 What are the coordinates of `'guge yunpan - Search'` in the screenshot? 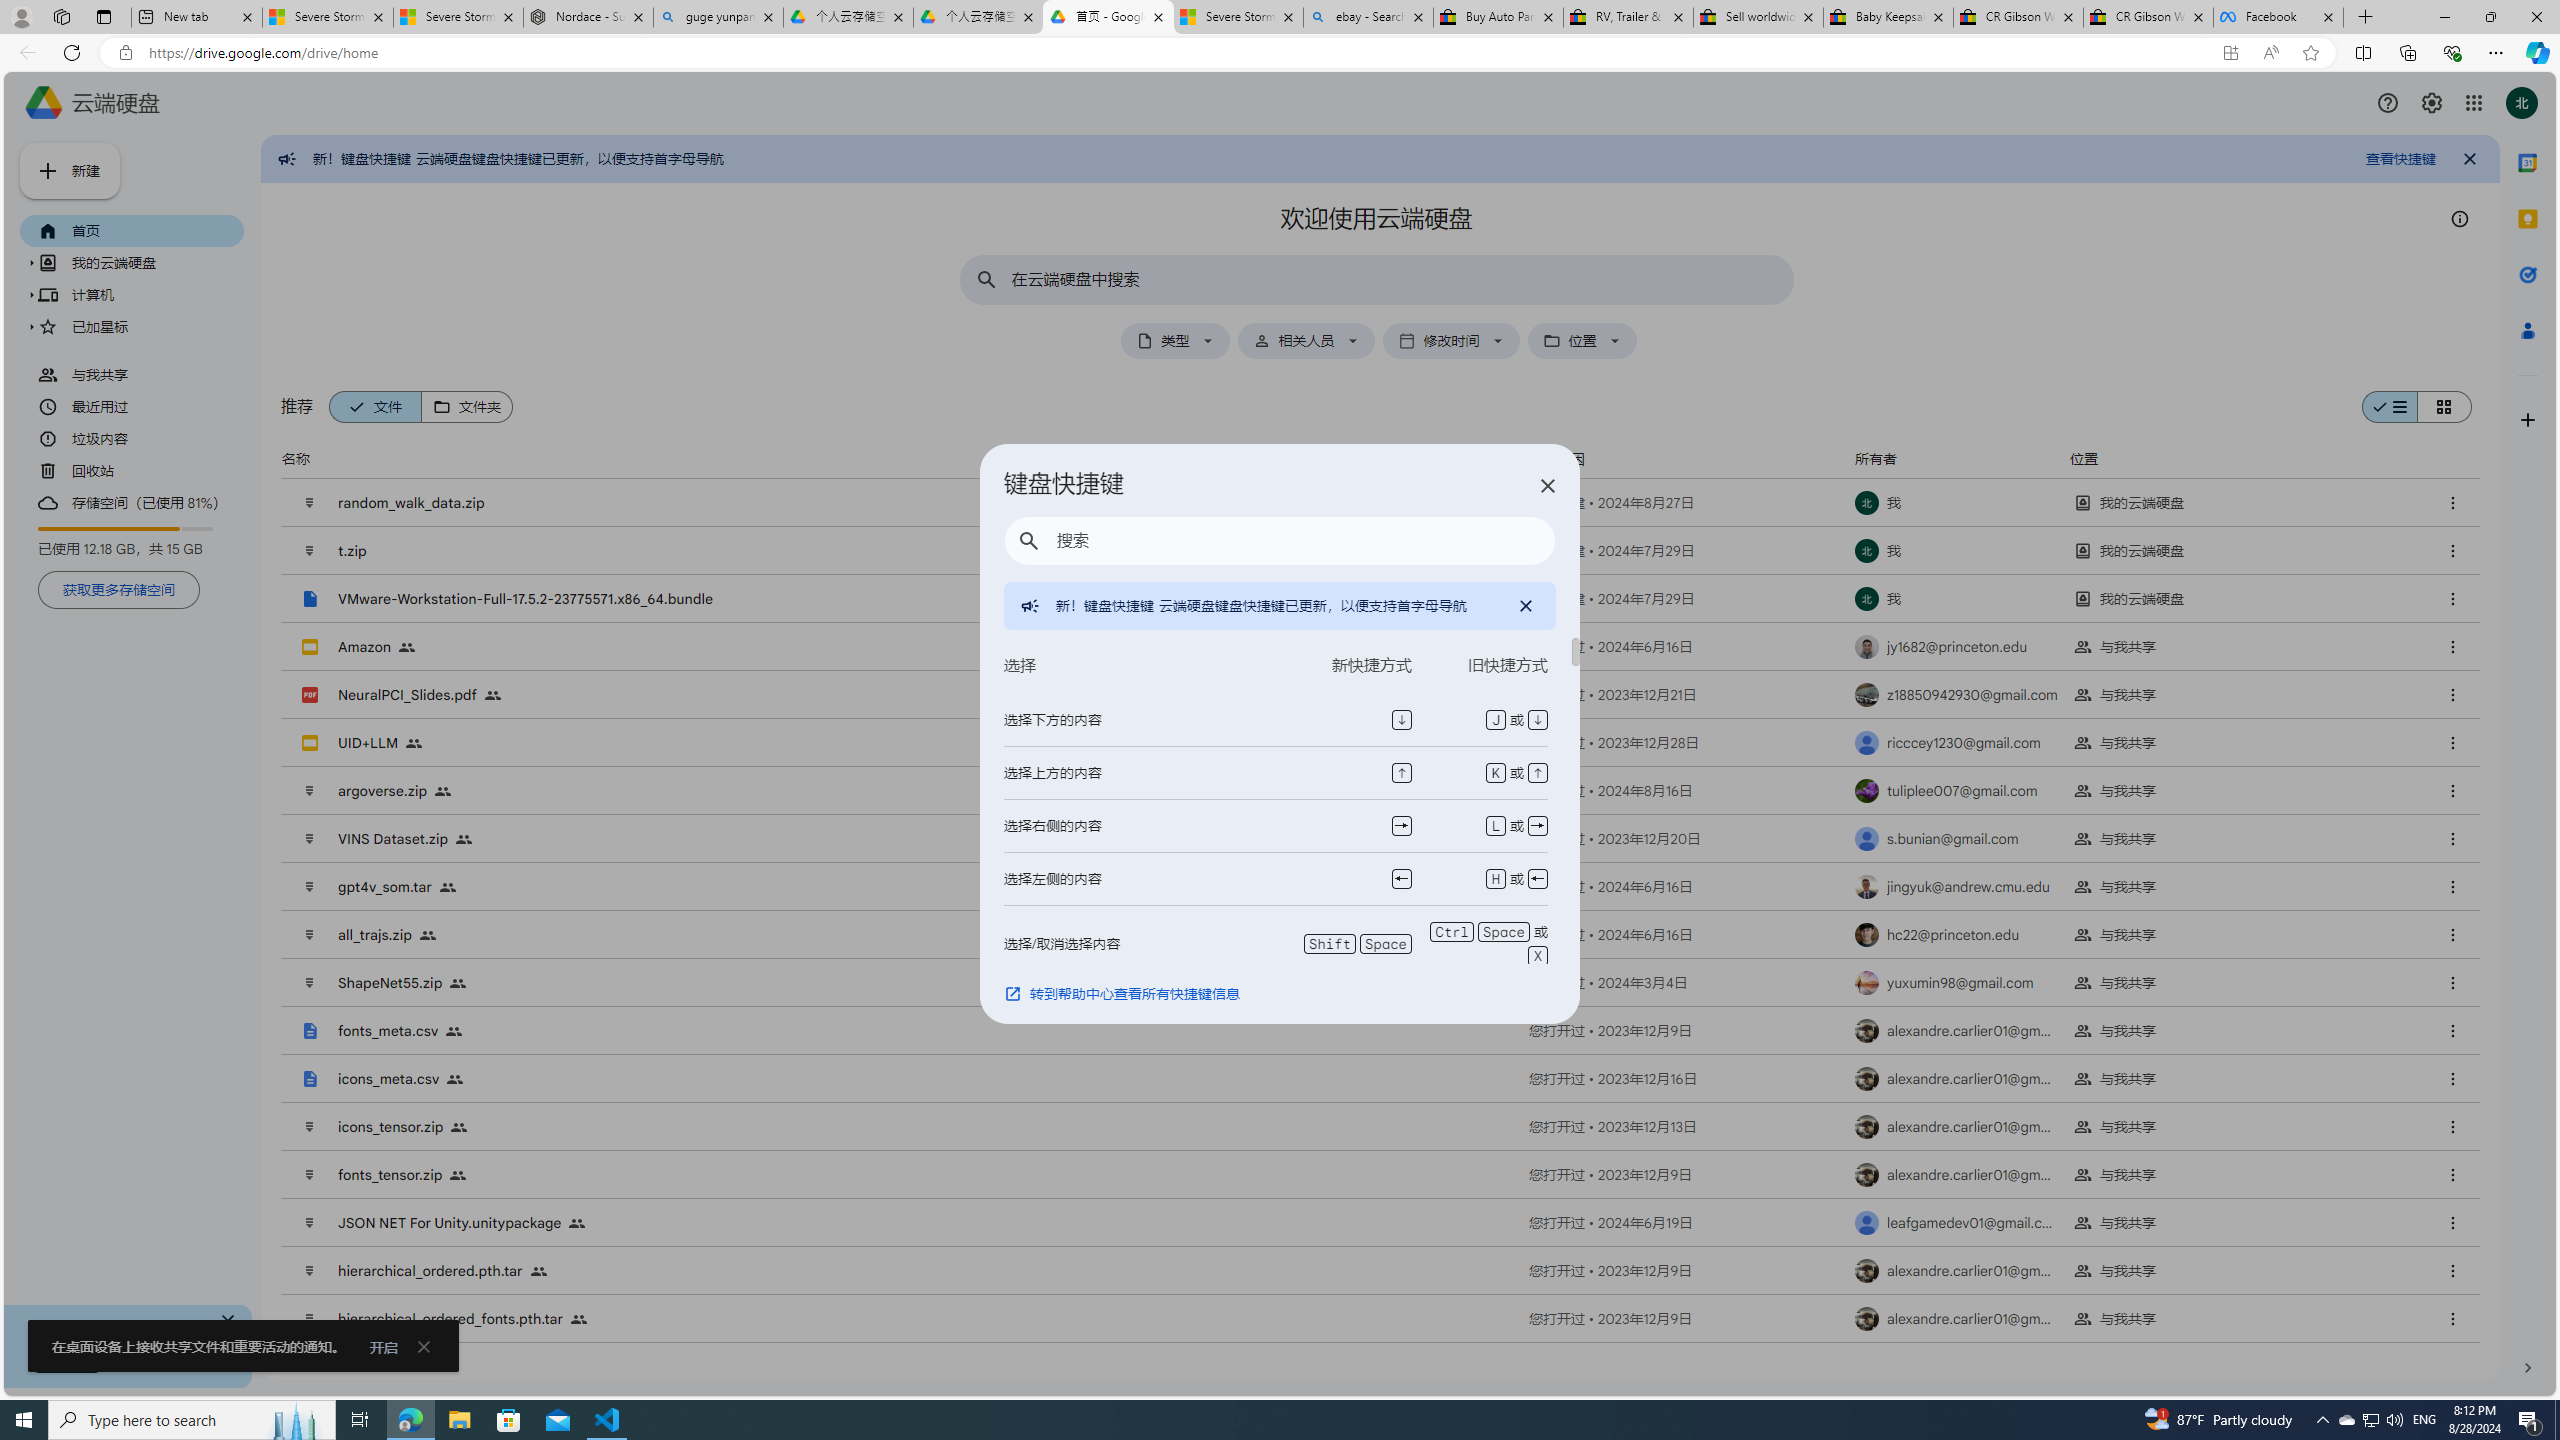 It's located at (717, 16).